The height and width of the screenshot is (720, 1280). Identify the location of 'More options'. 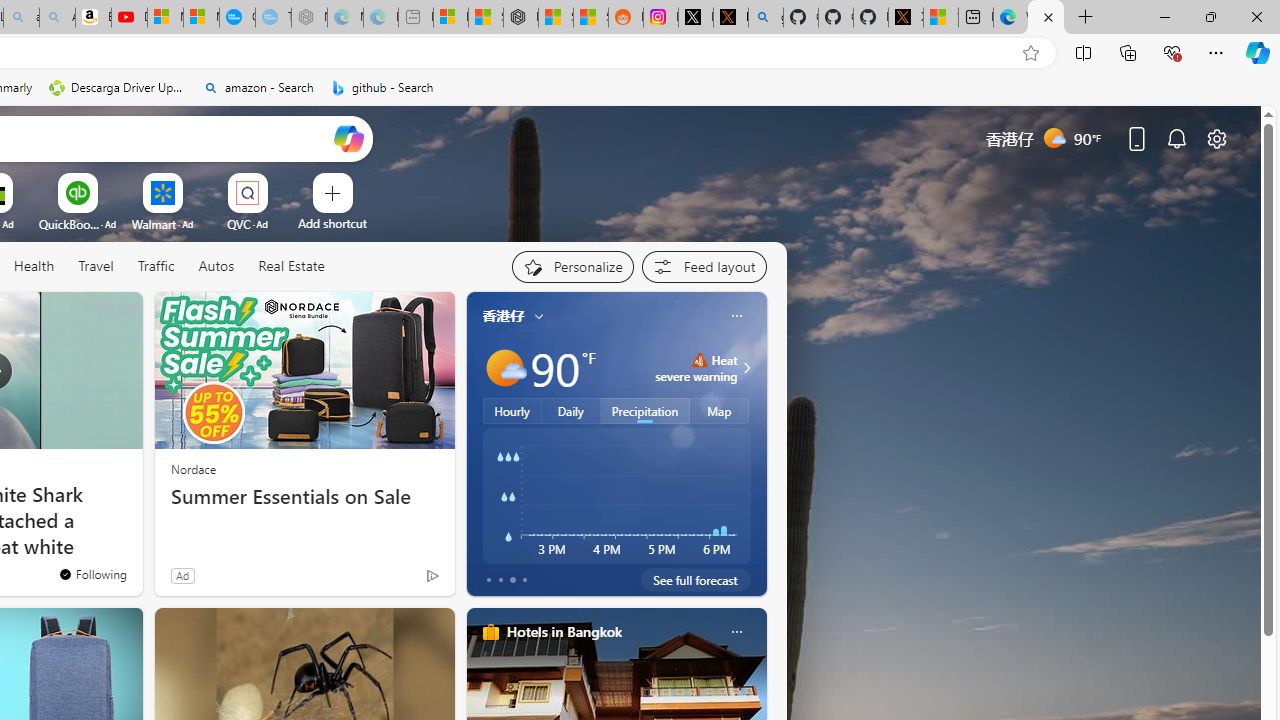
(735, 631).